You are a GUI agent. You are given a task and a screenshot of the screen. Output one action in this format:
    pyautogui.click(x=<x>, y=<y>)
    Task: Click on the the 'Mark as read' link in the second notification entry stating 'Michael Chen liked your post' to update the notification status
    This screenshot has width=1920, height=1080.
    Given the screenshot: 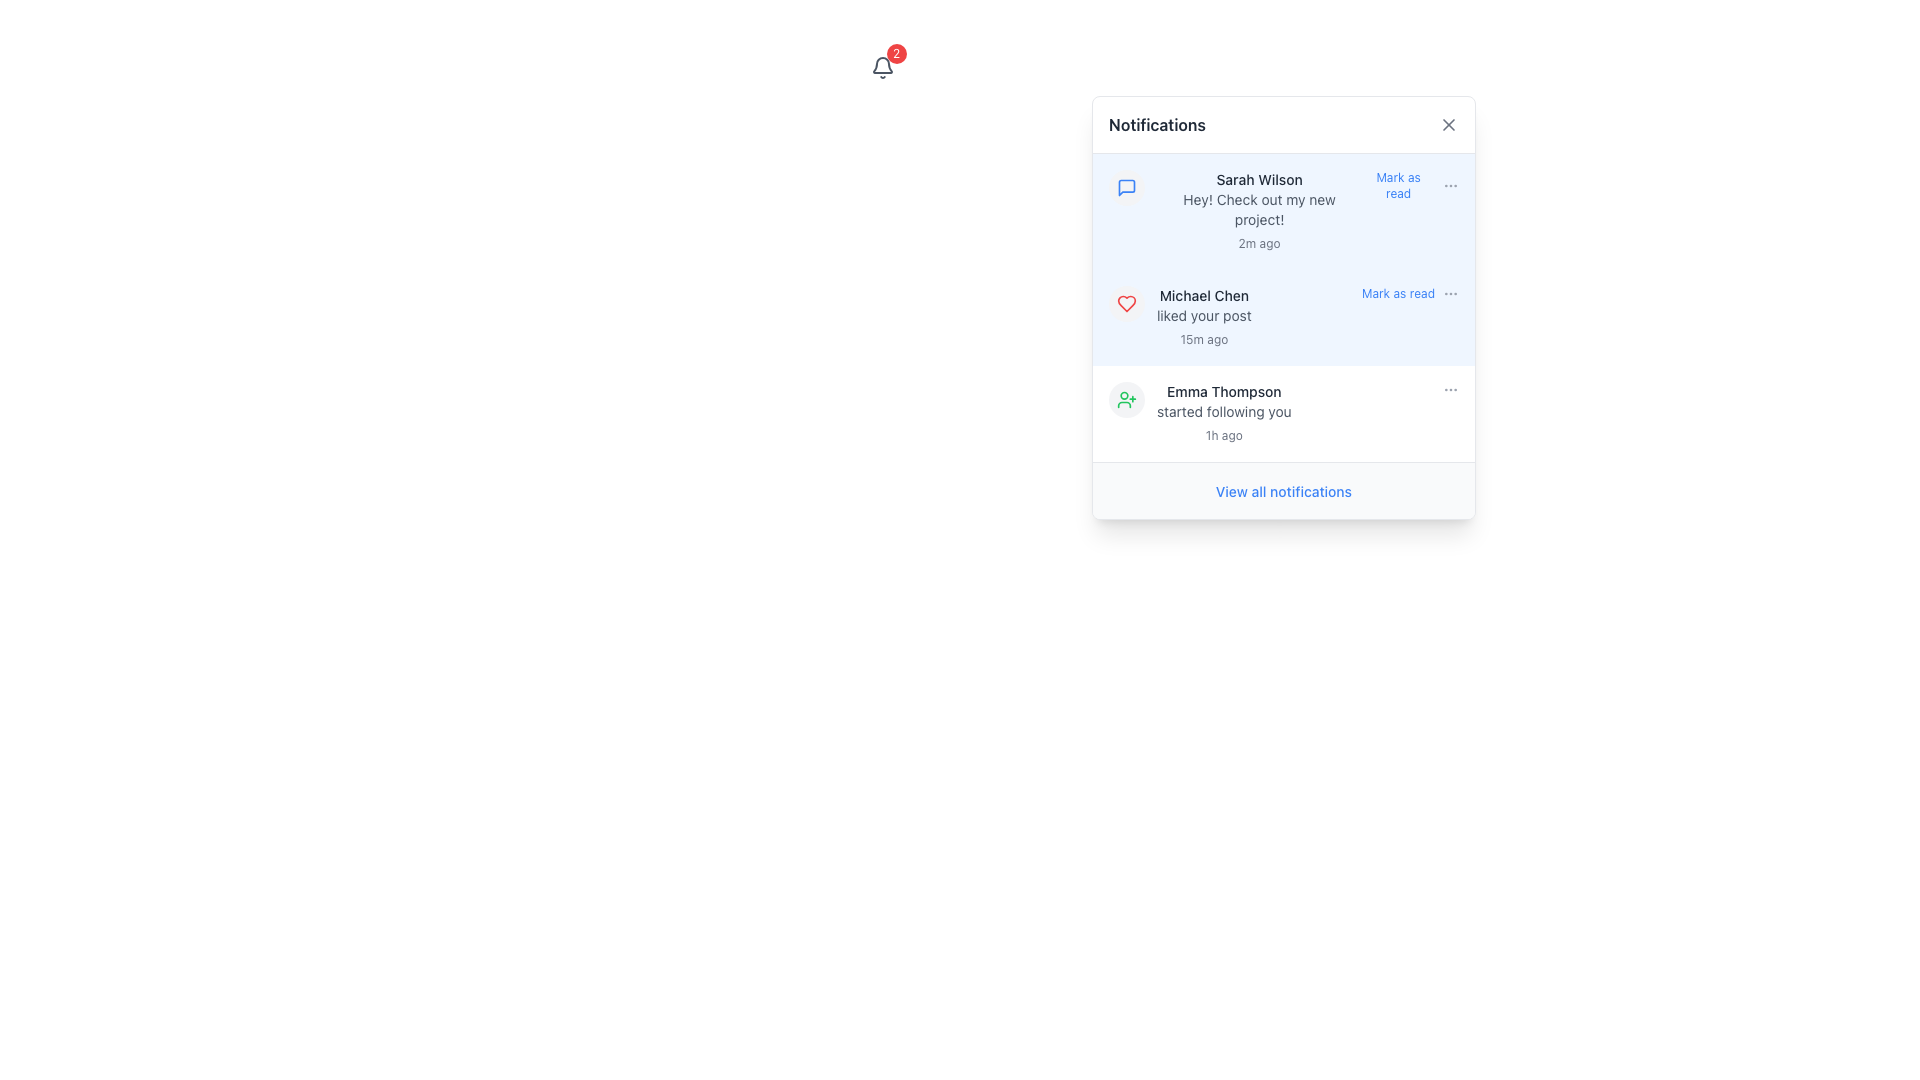 What is the action you would take?
    pyautogui.click(x=1308, y=316)
    